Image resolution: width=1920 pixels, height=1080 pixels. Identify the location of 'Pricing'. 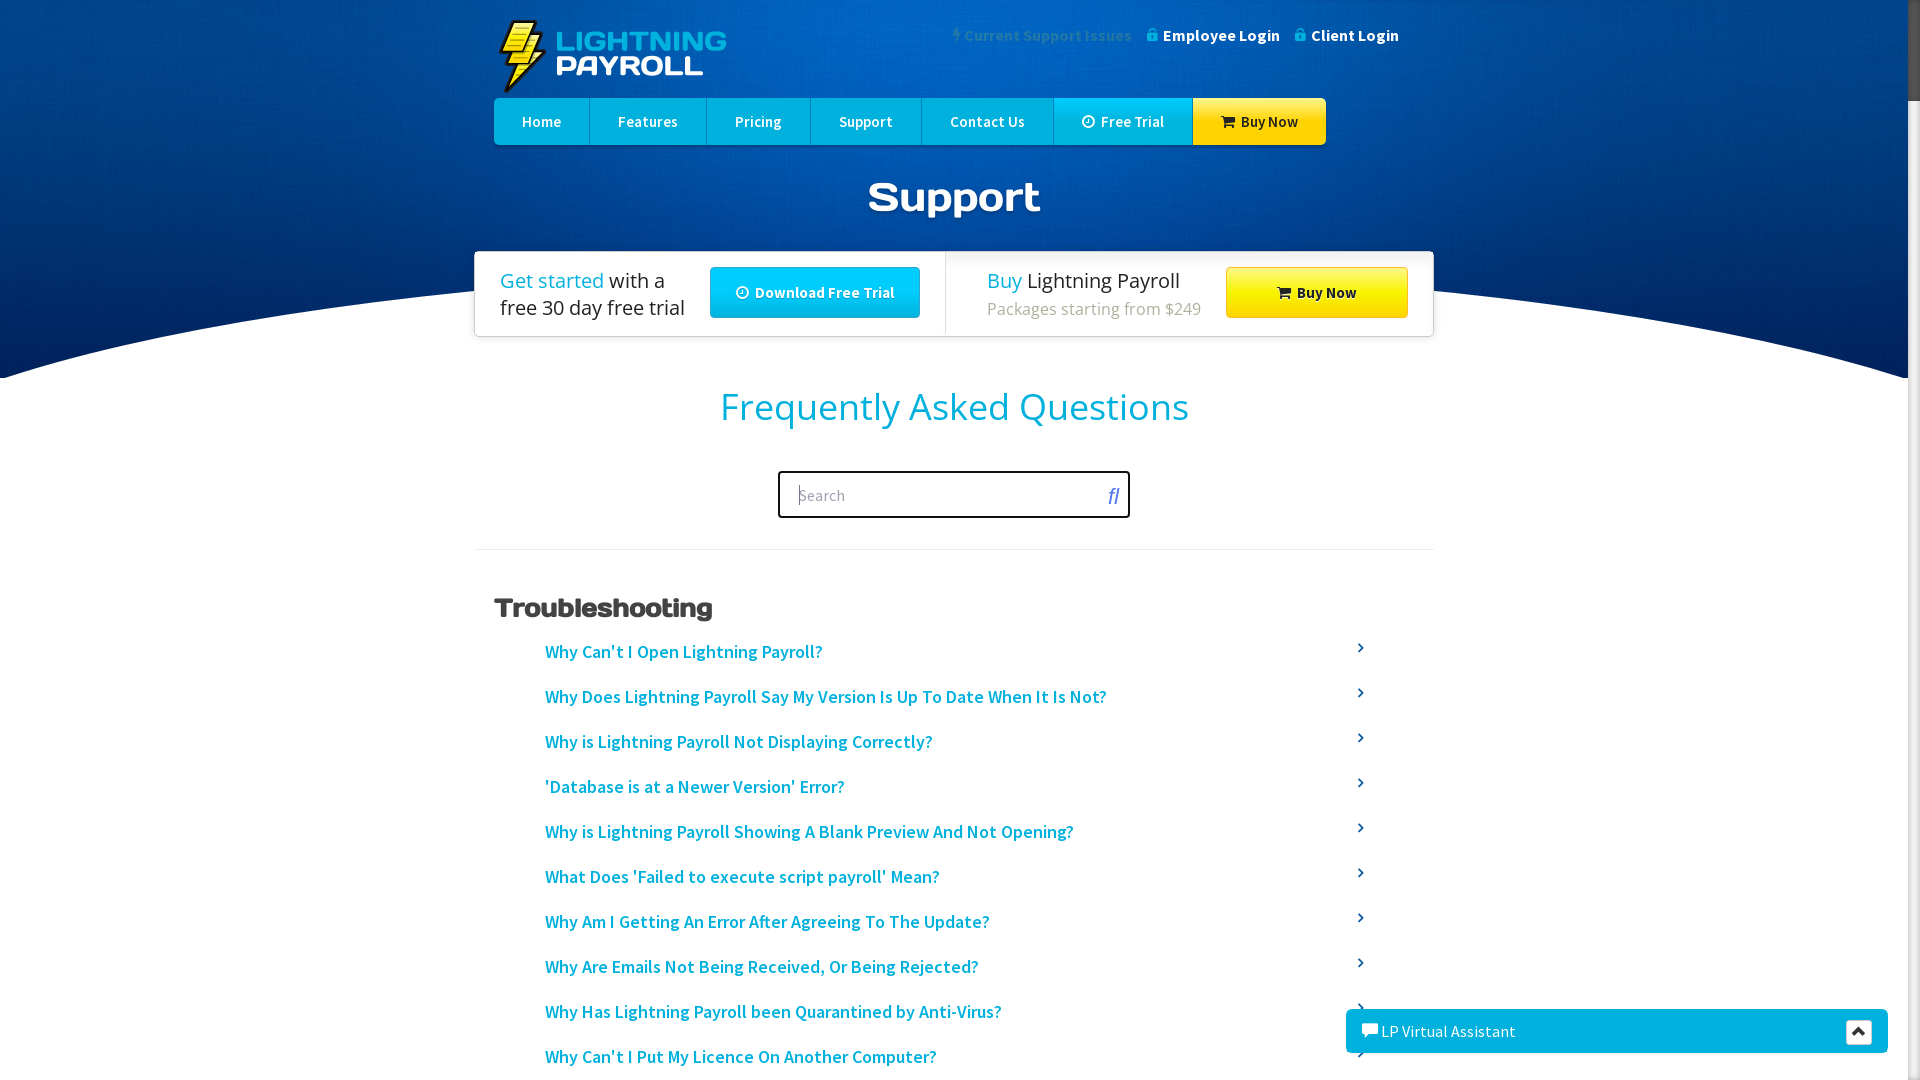
(757, 121).